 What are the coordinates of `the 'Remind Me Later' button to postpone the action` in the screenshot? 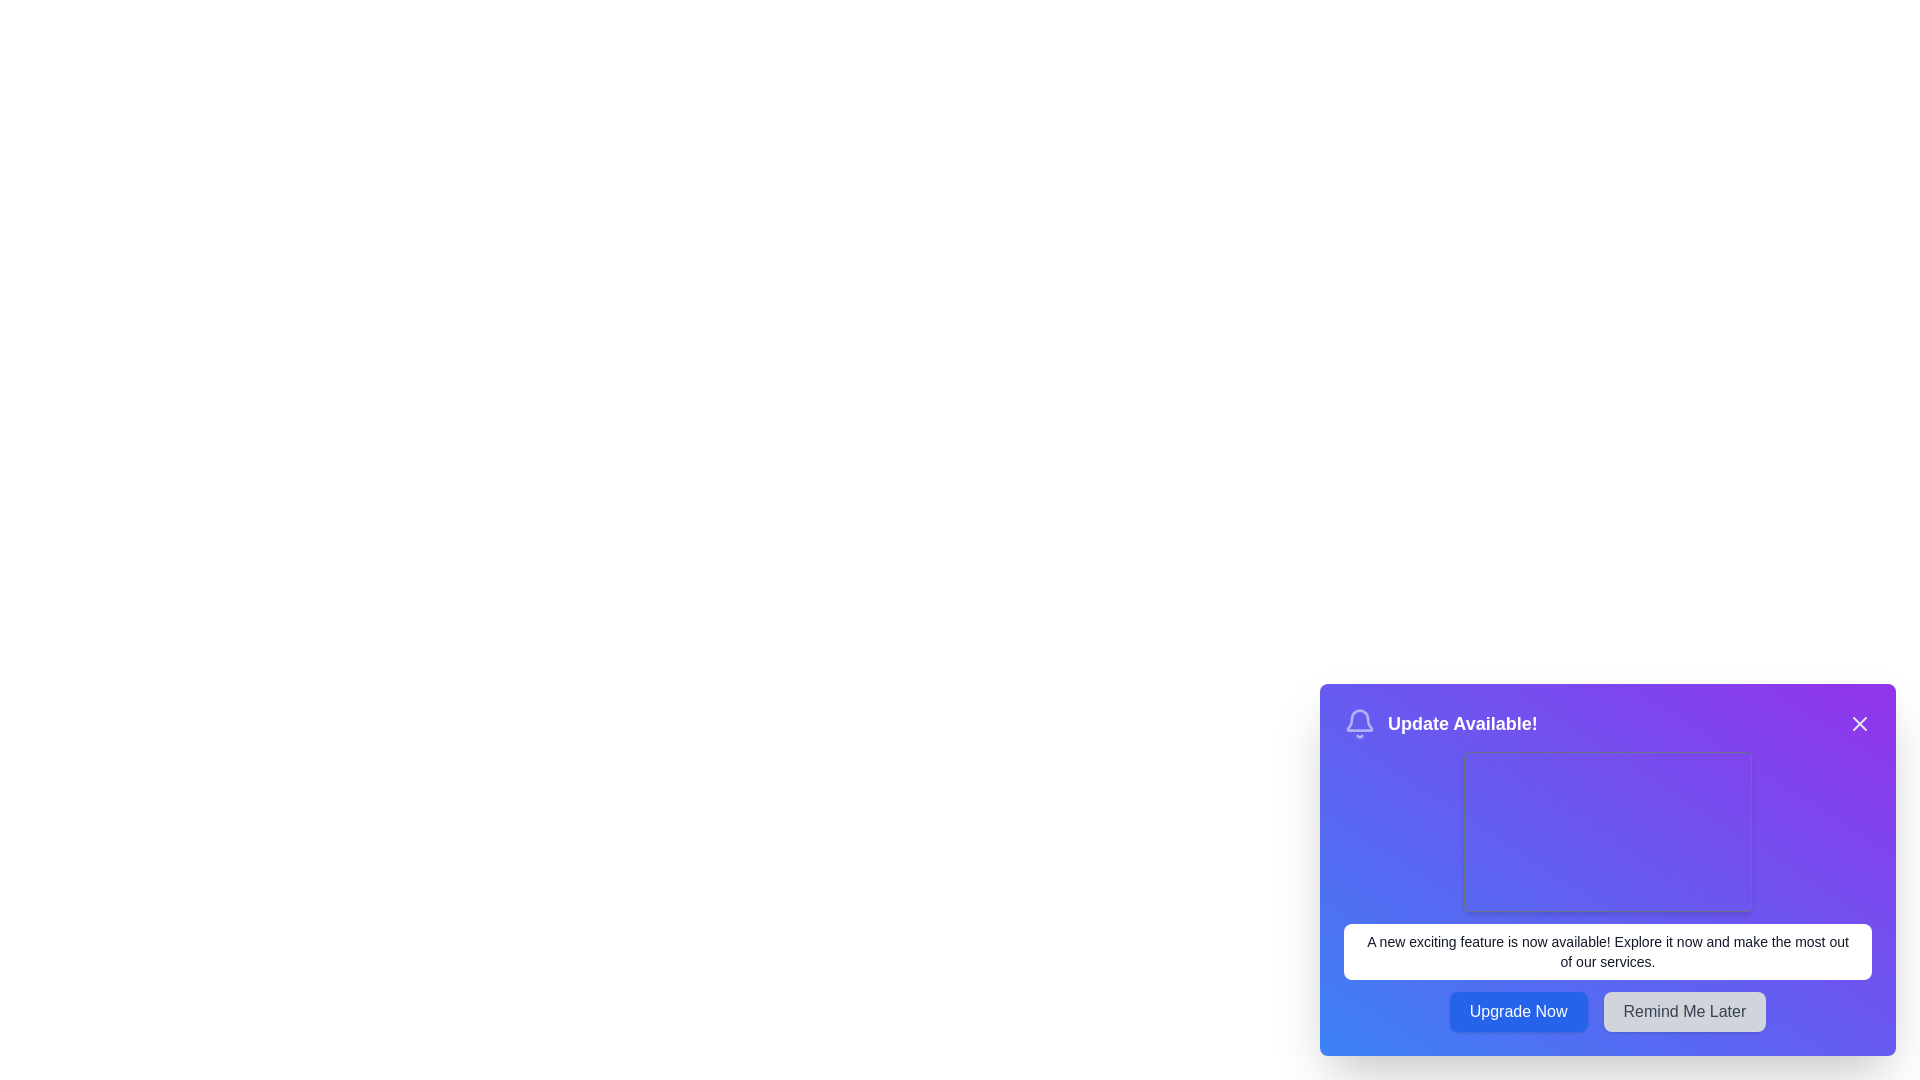 It's located at (1683, 1011).